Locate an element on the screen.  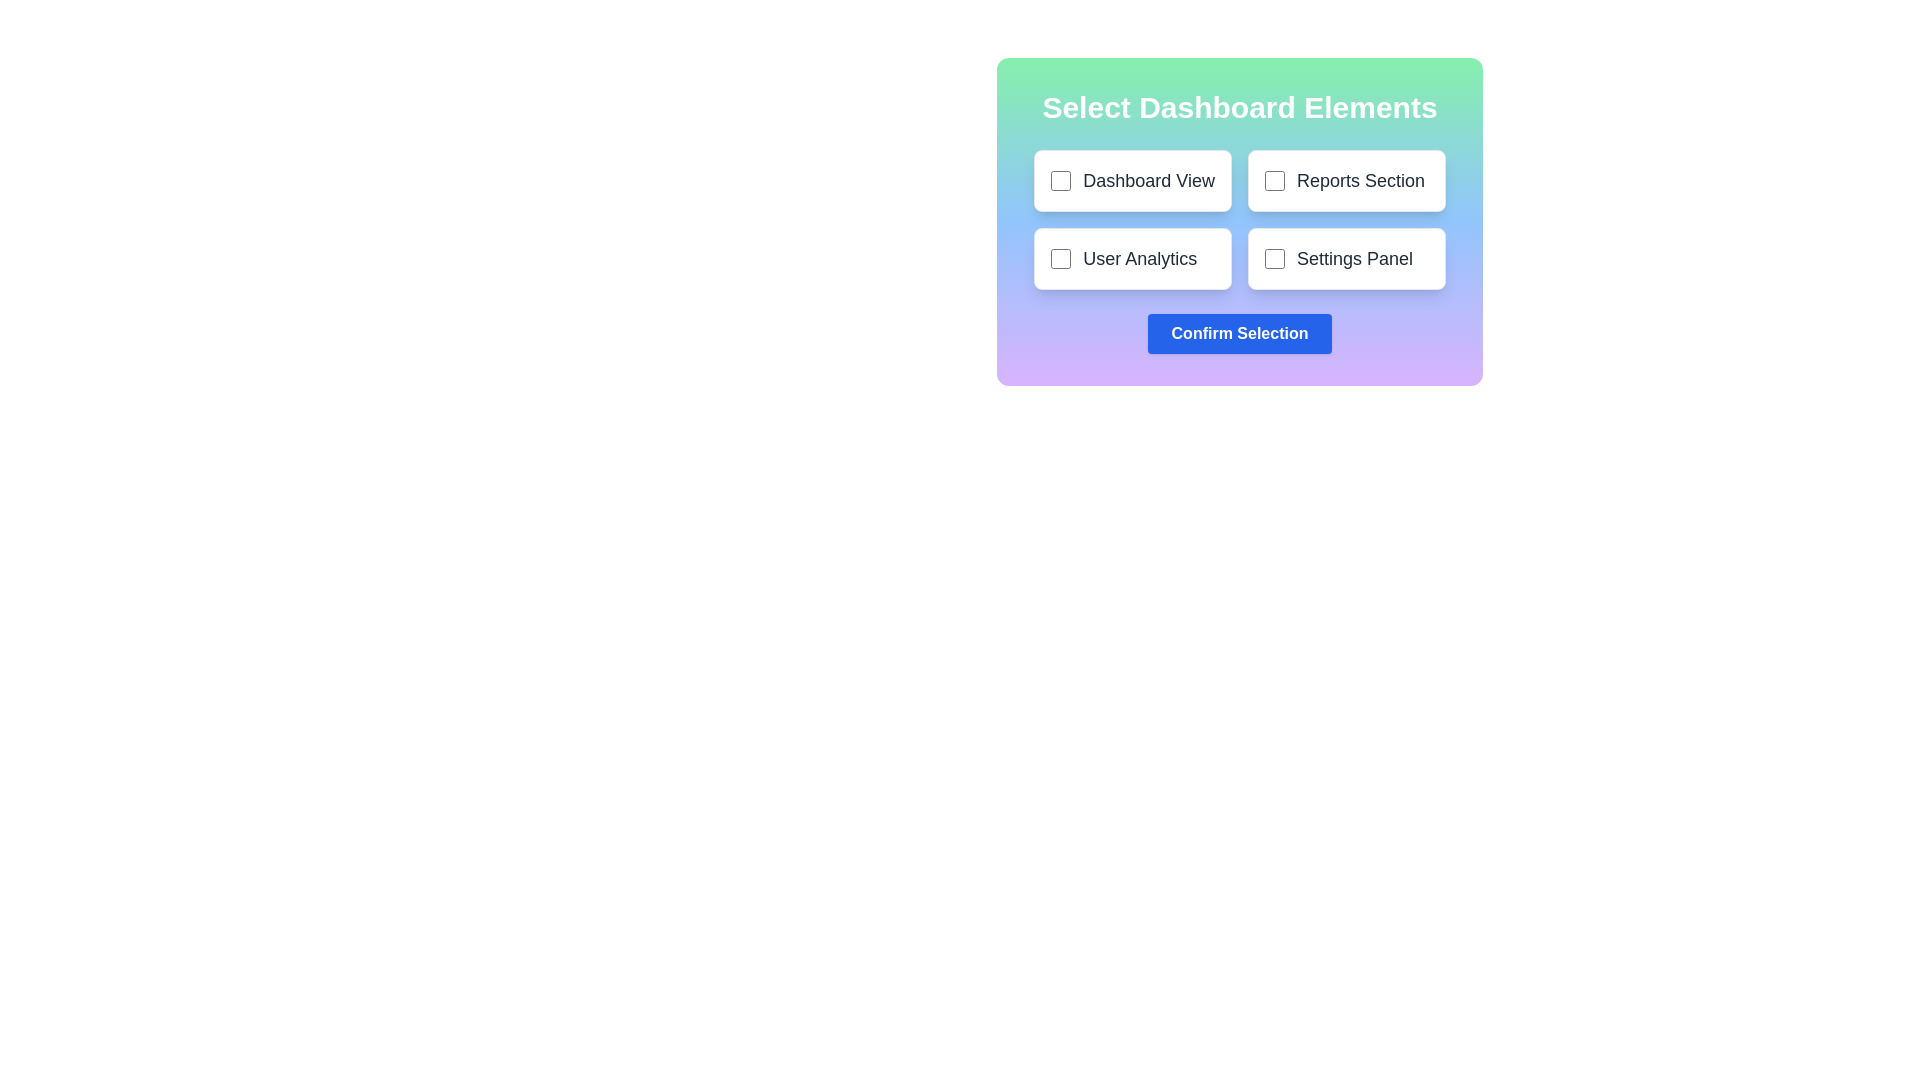
the checkbox for Settings Panel is located at coordinates (1274, 257).